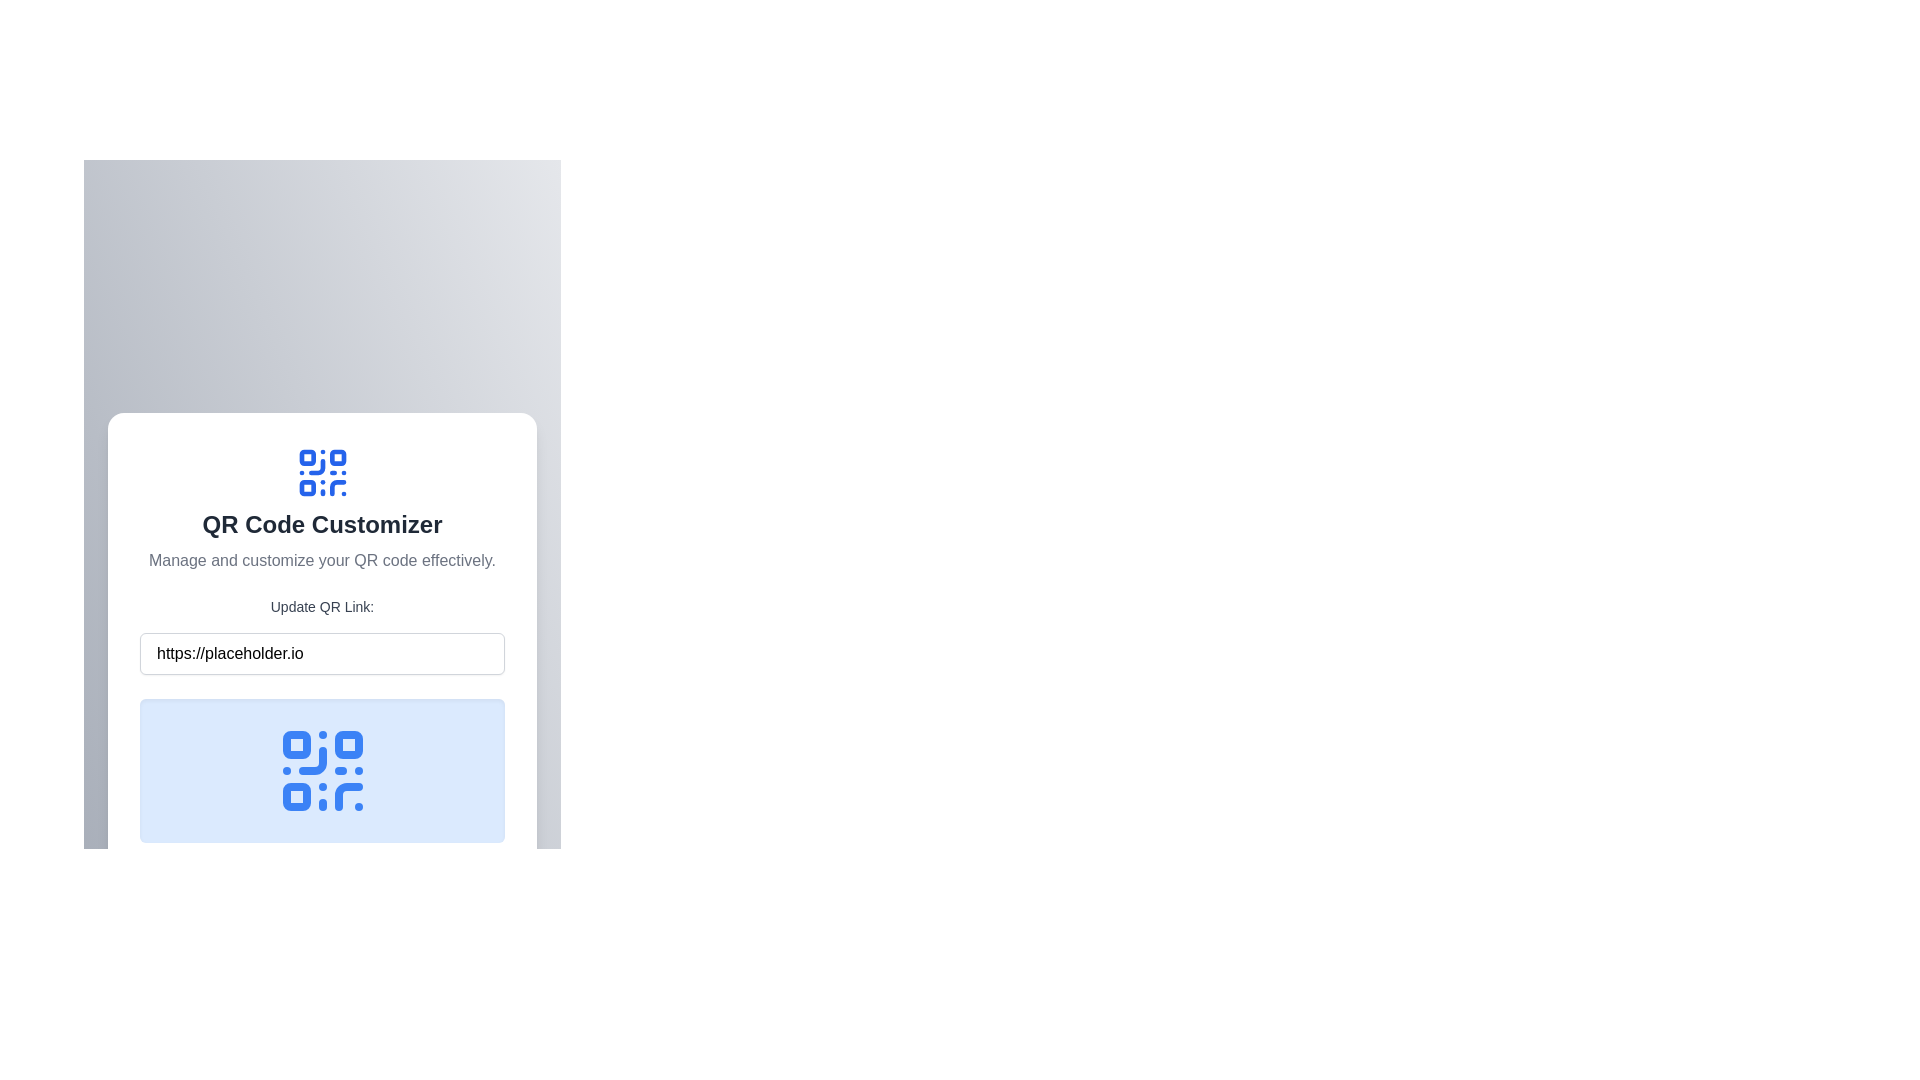 This screenshot has width=1920, height=1080. Describe the element at coordinates (322, 473) in the screenshot. I see `the QR code icon located at the top of the card layout, above the title 'QR Code Customizer'` at that location.